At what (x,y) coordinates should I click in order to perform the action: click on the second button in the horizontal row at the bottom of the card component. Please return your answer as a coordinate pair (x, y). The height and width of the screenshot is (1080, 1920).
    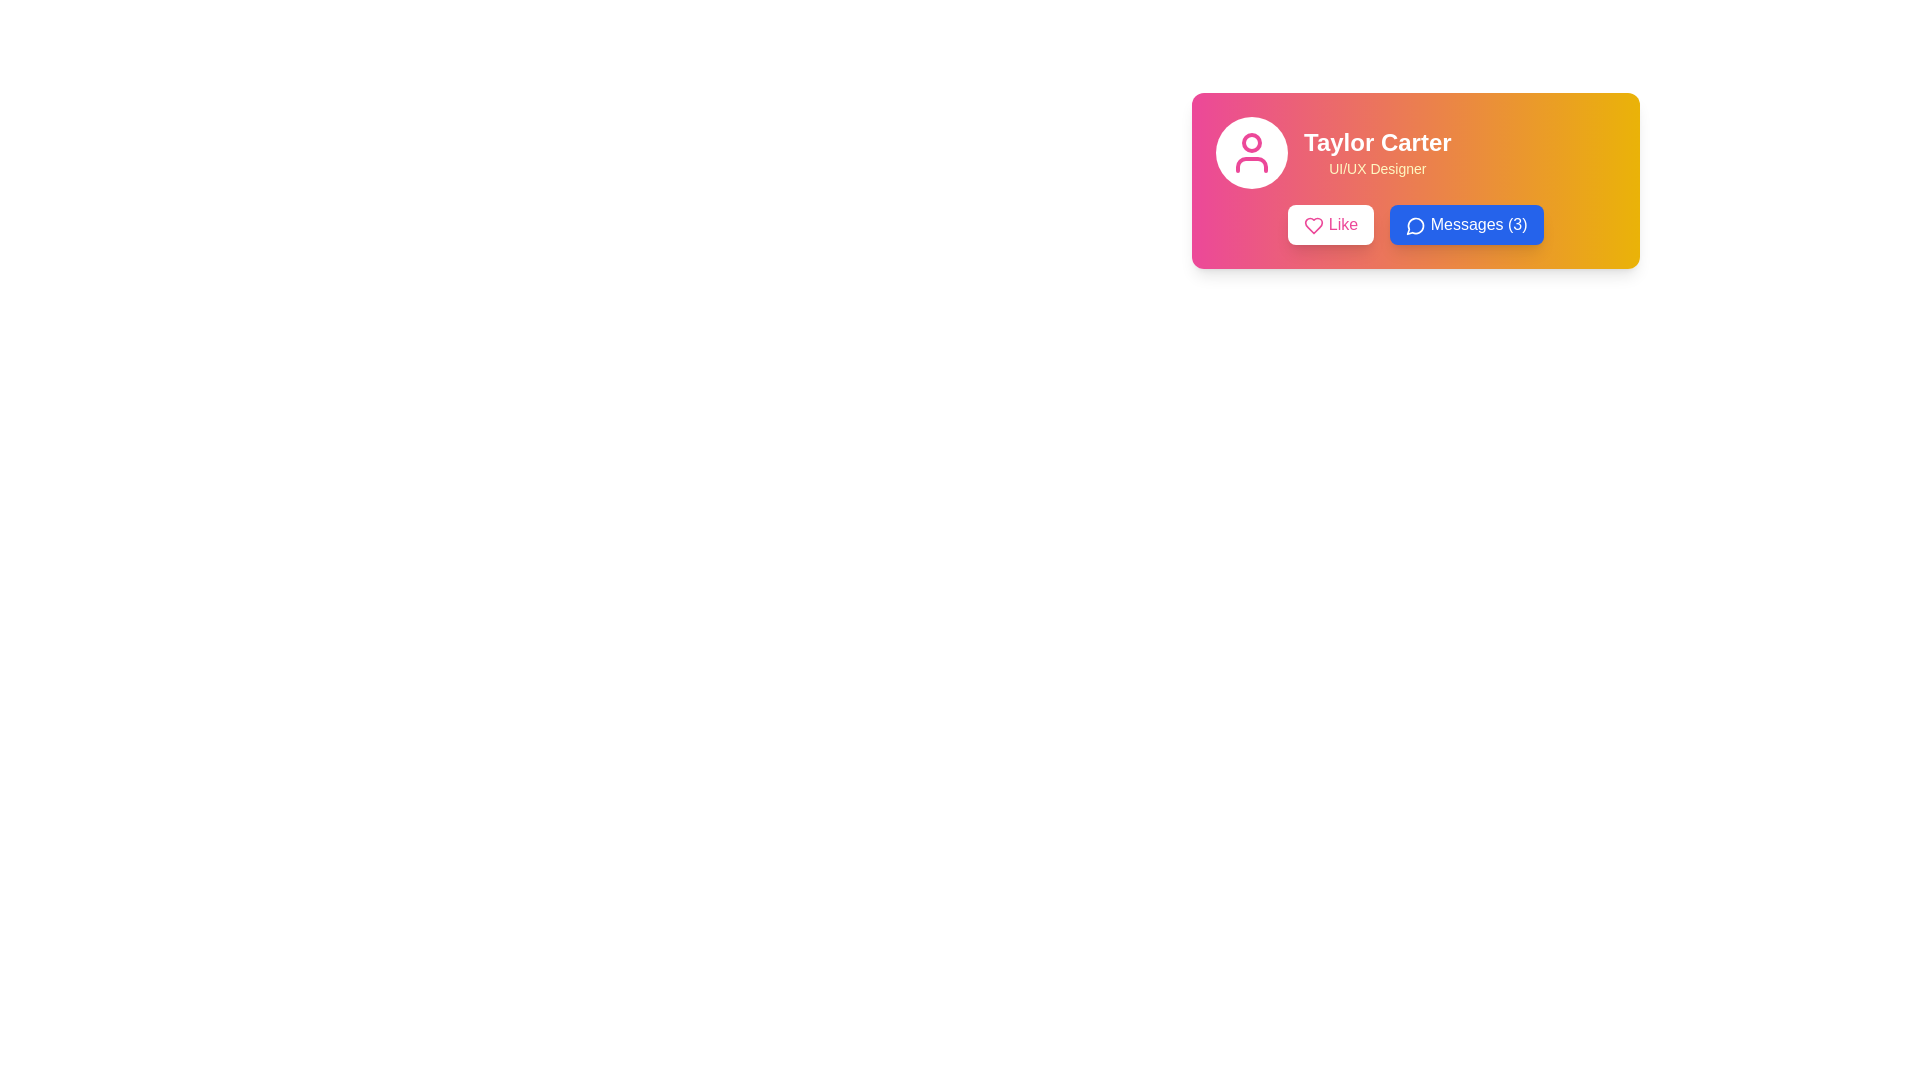
    Looking at the image, I should click on (1415, 224).